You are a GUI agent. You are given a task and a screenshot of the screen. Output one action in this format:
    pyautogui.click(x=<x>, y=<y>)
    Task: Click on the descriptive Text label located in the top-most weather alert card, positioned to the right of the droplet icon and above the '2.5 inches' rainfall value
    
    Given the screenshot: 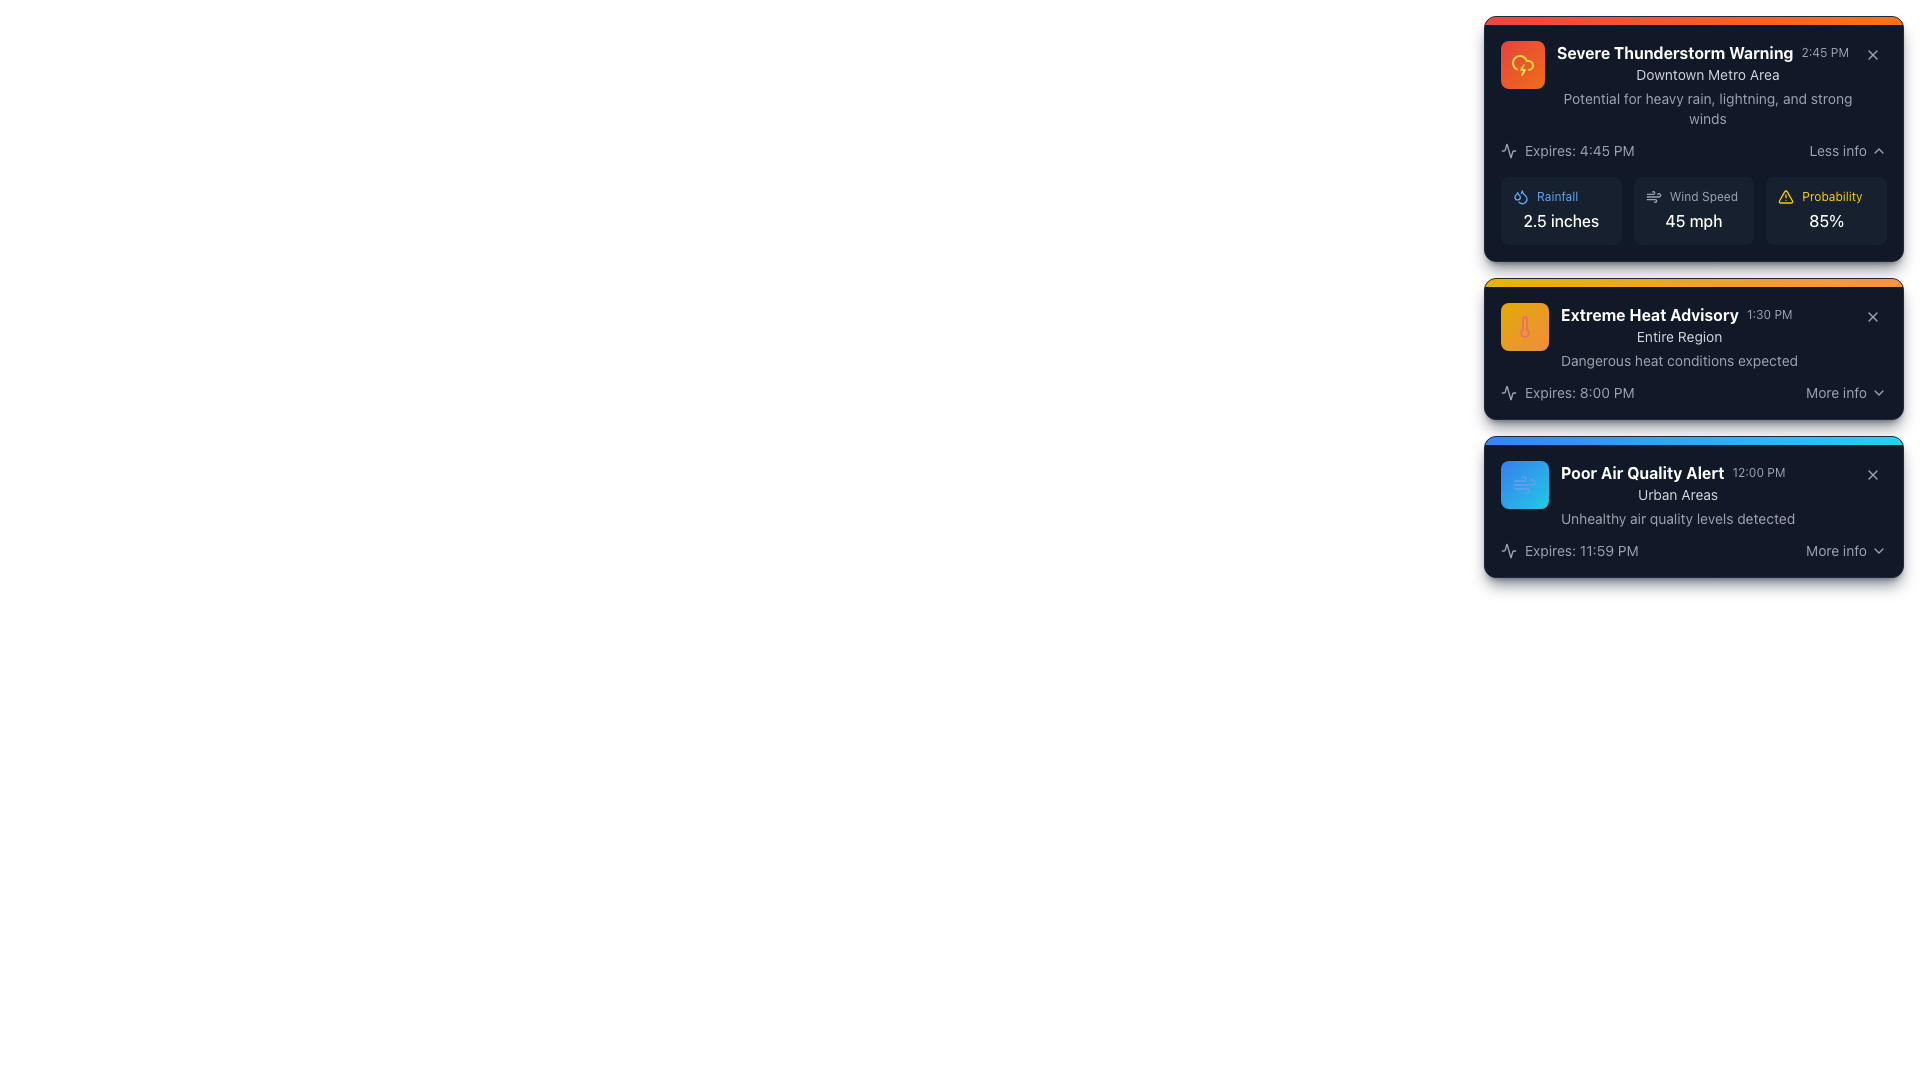 What is the action you would take?
    pyautogui.click(x=1556, y=196)
    